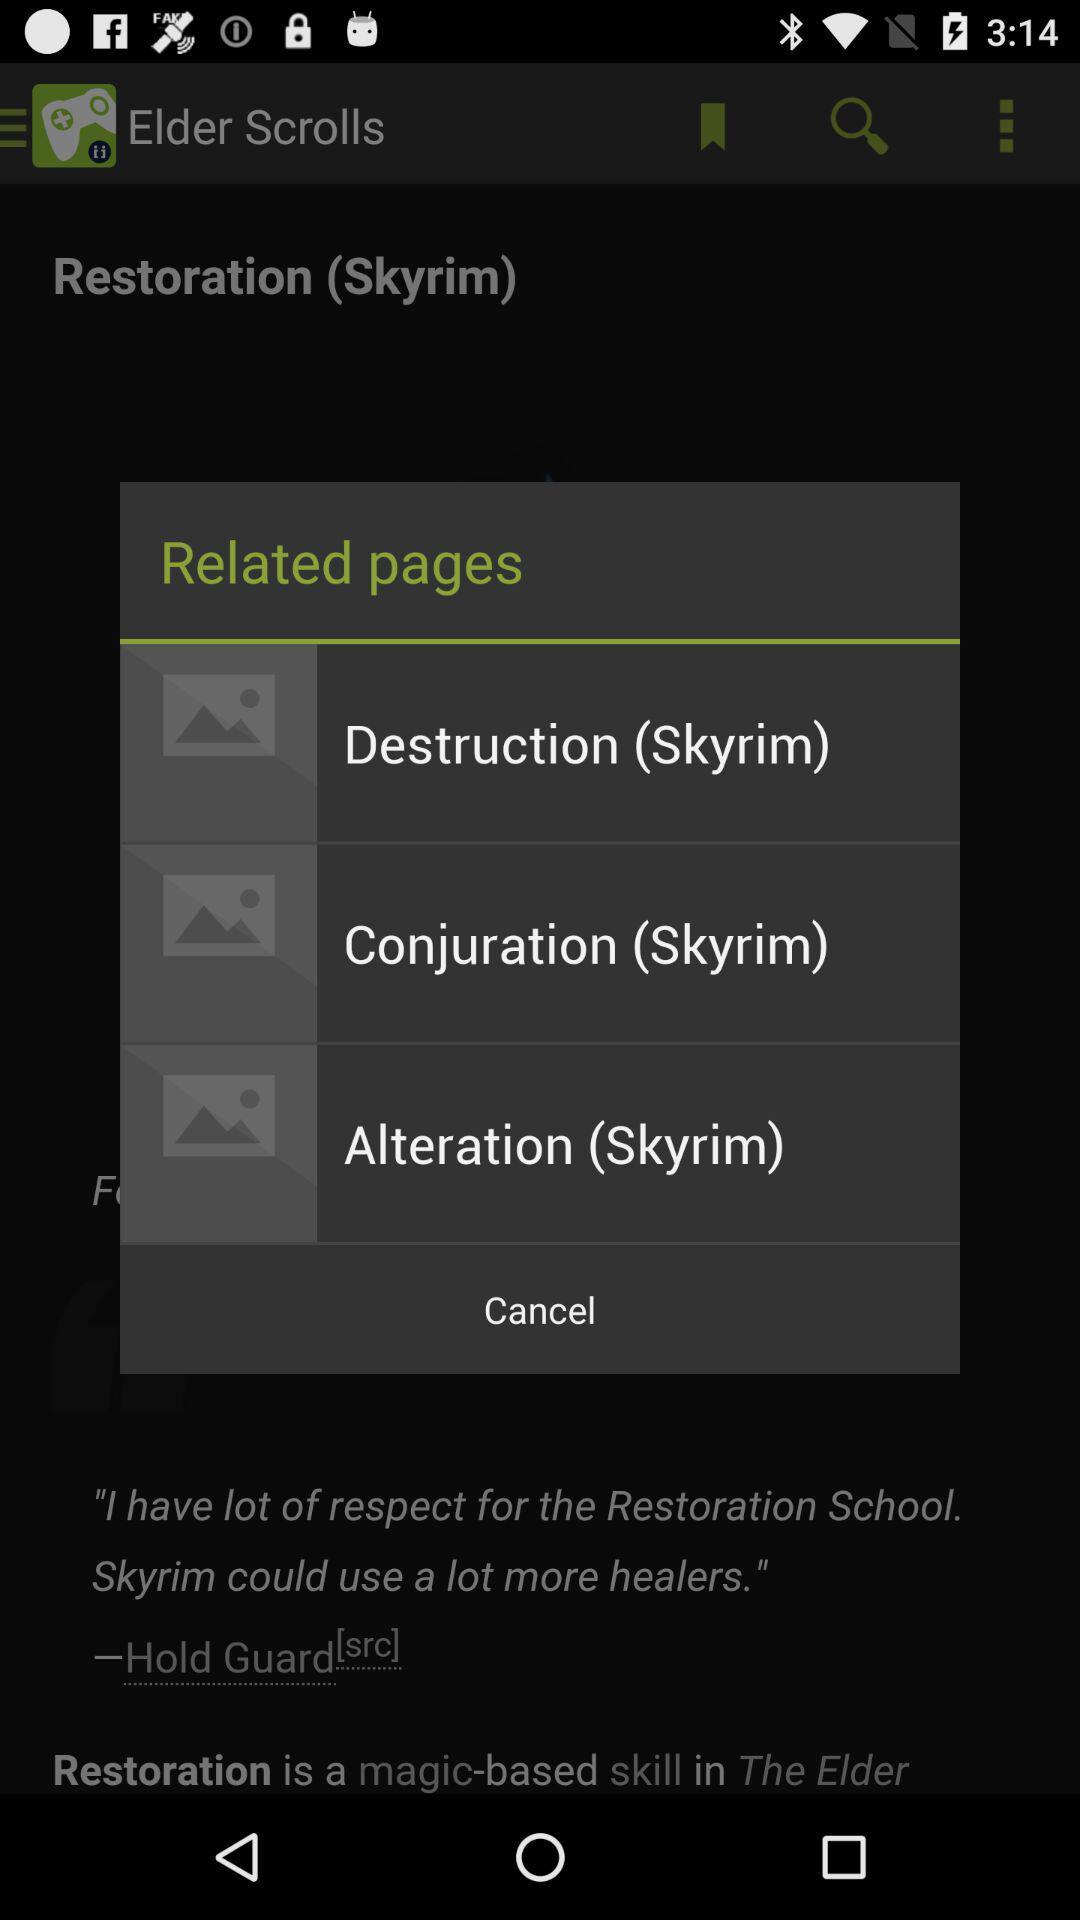  Describe the element at coordinates (638, 942) in the screenshot. I see `the conjuration (skyrim) app` at that location.